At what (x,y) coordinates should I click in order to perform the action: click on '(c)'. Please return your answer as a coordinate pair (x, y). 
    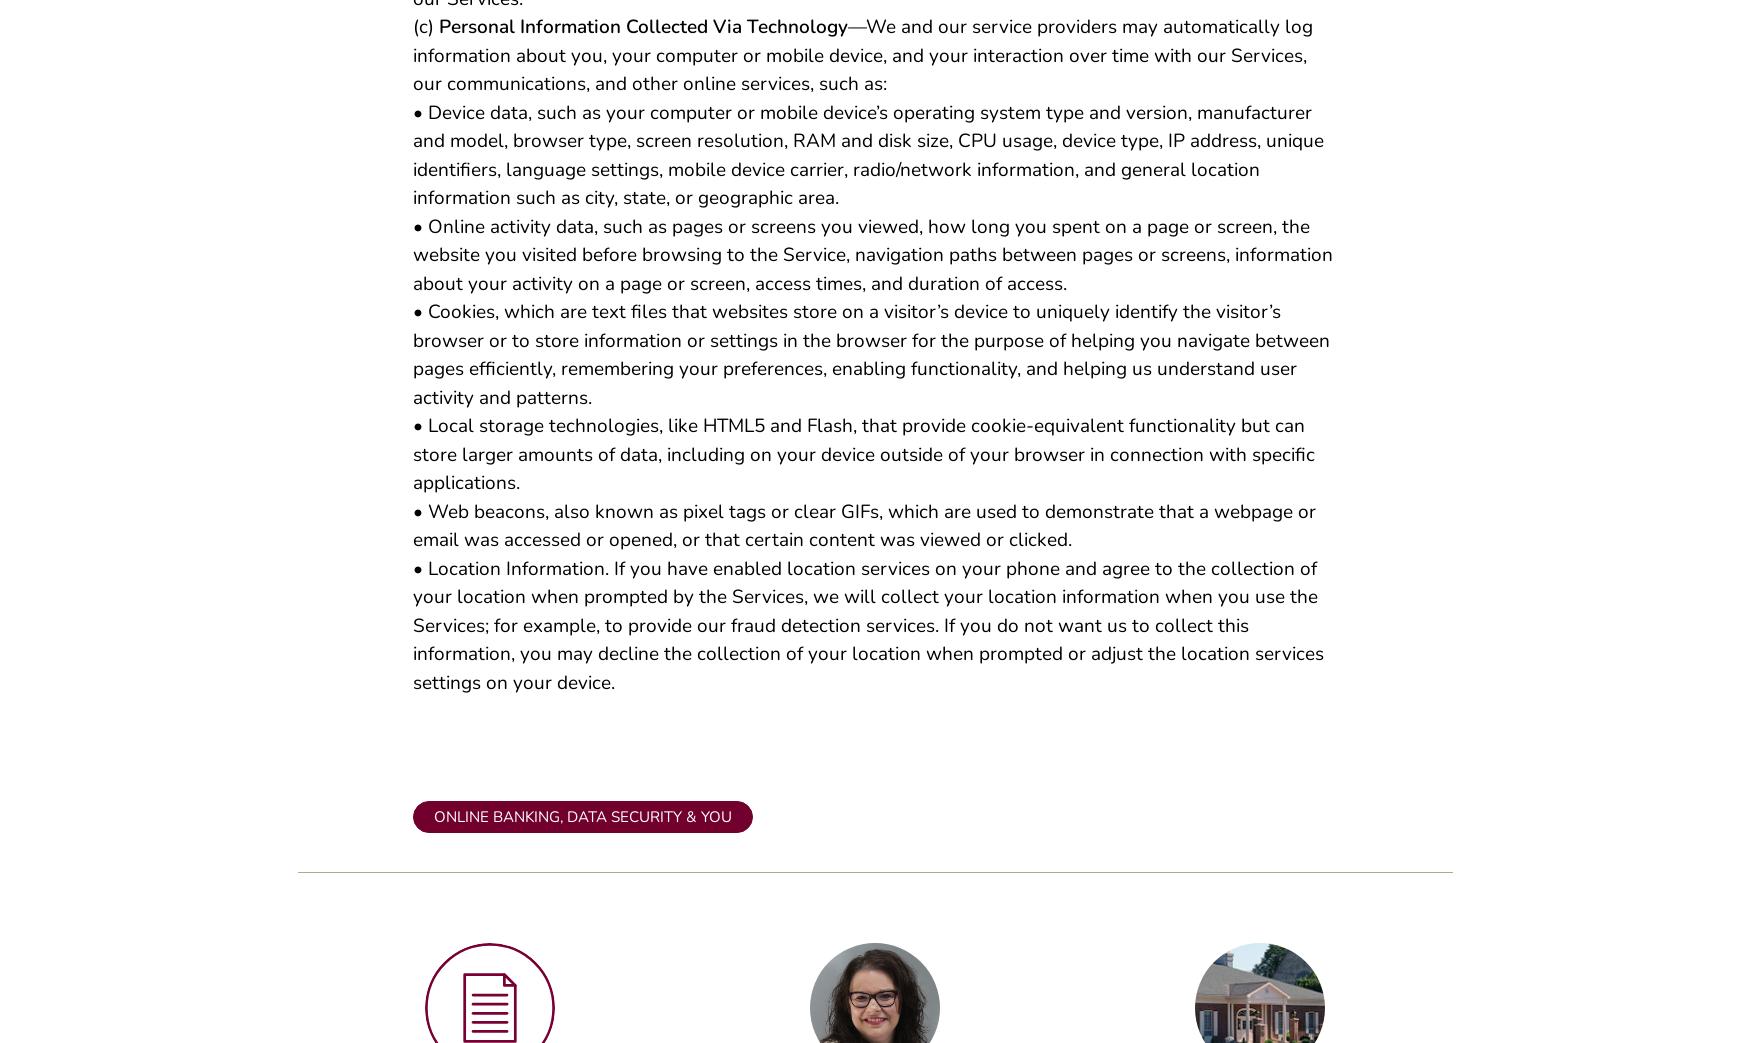
    Looking at the image, I should click on (424, 34).